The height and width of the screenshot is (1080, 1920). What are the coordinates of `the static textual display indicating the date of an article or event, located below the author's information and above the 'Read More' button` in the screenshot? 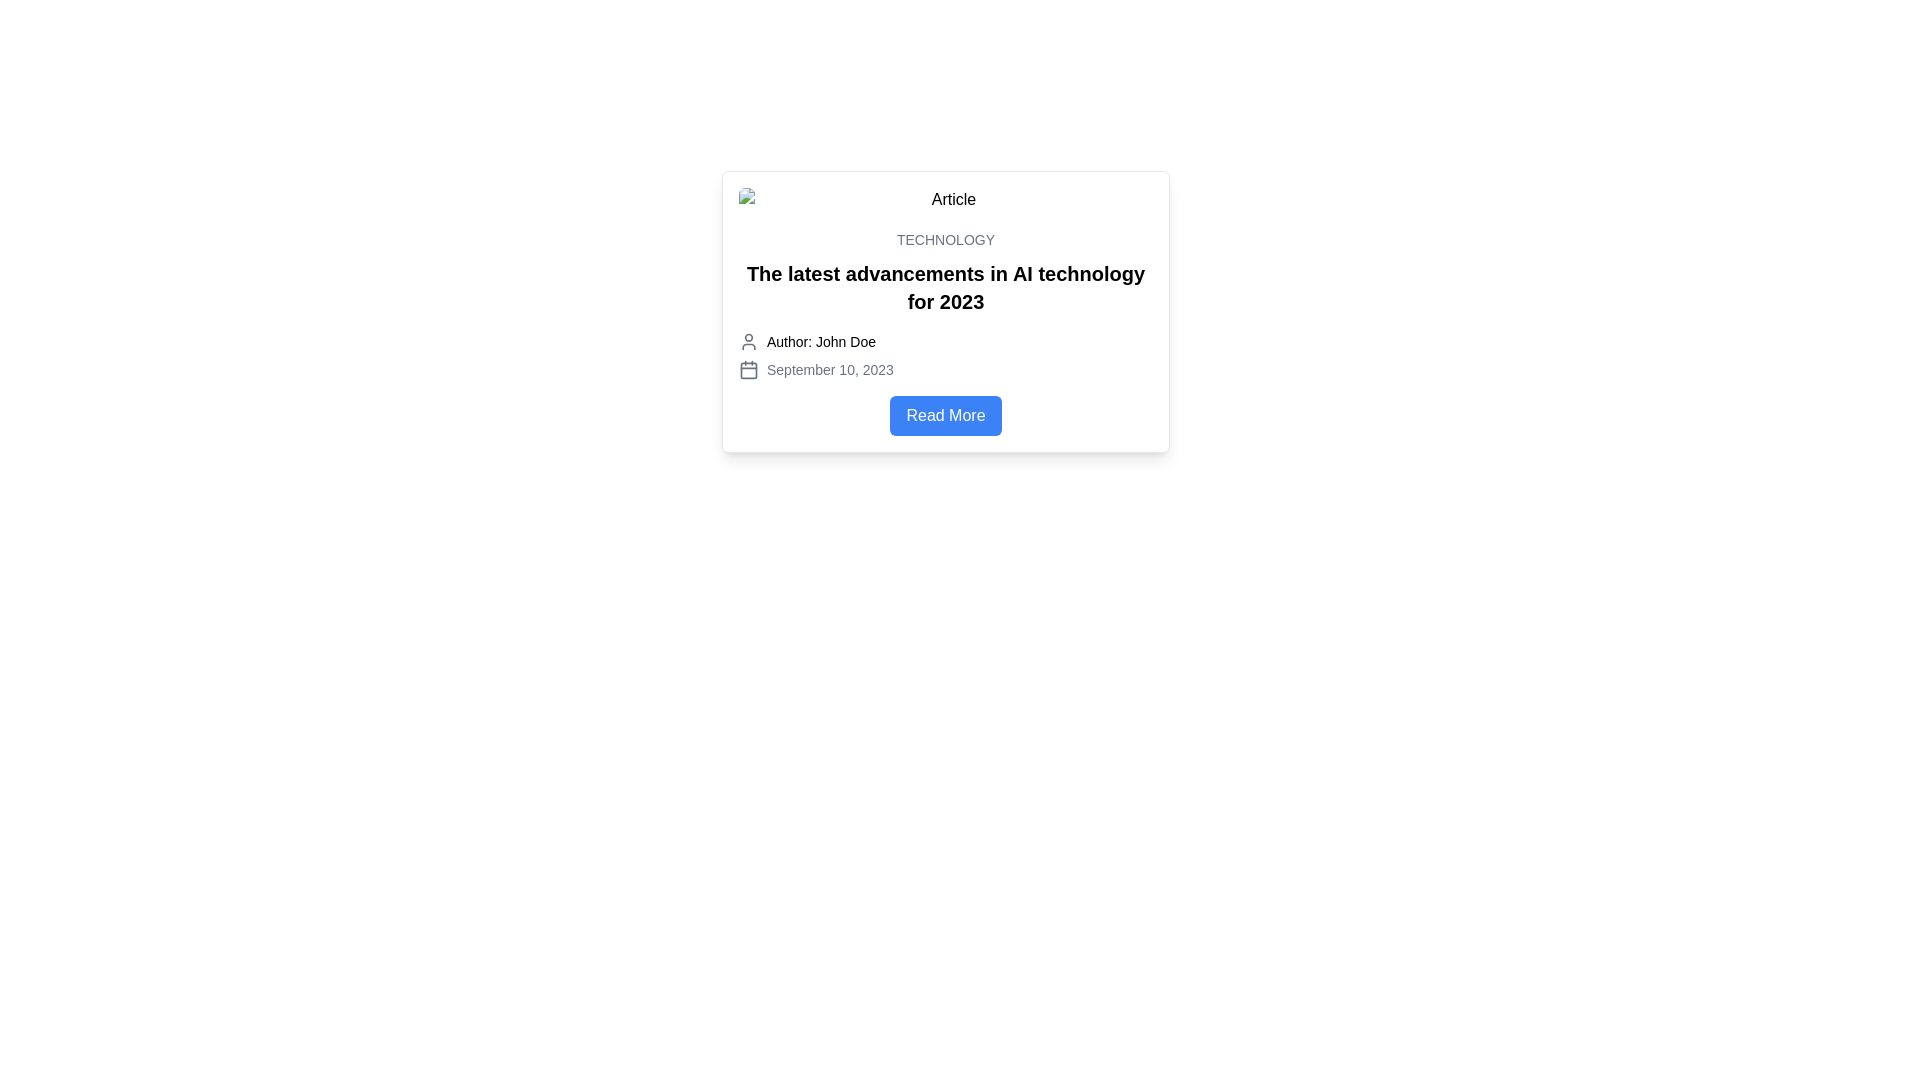 It's located at (944, 370).